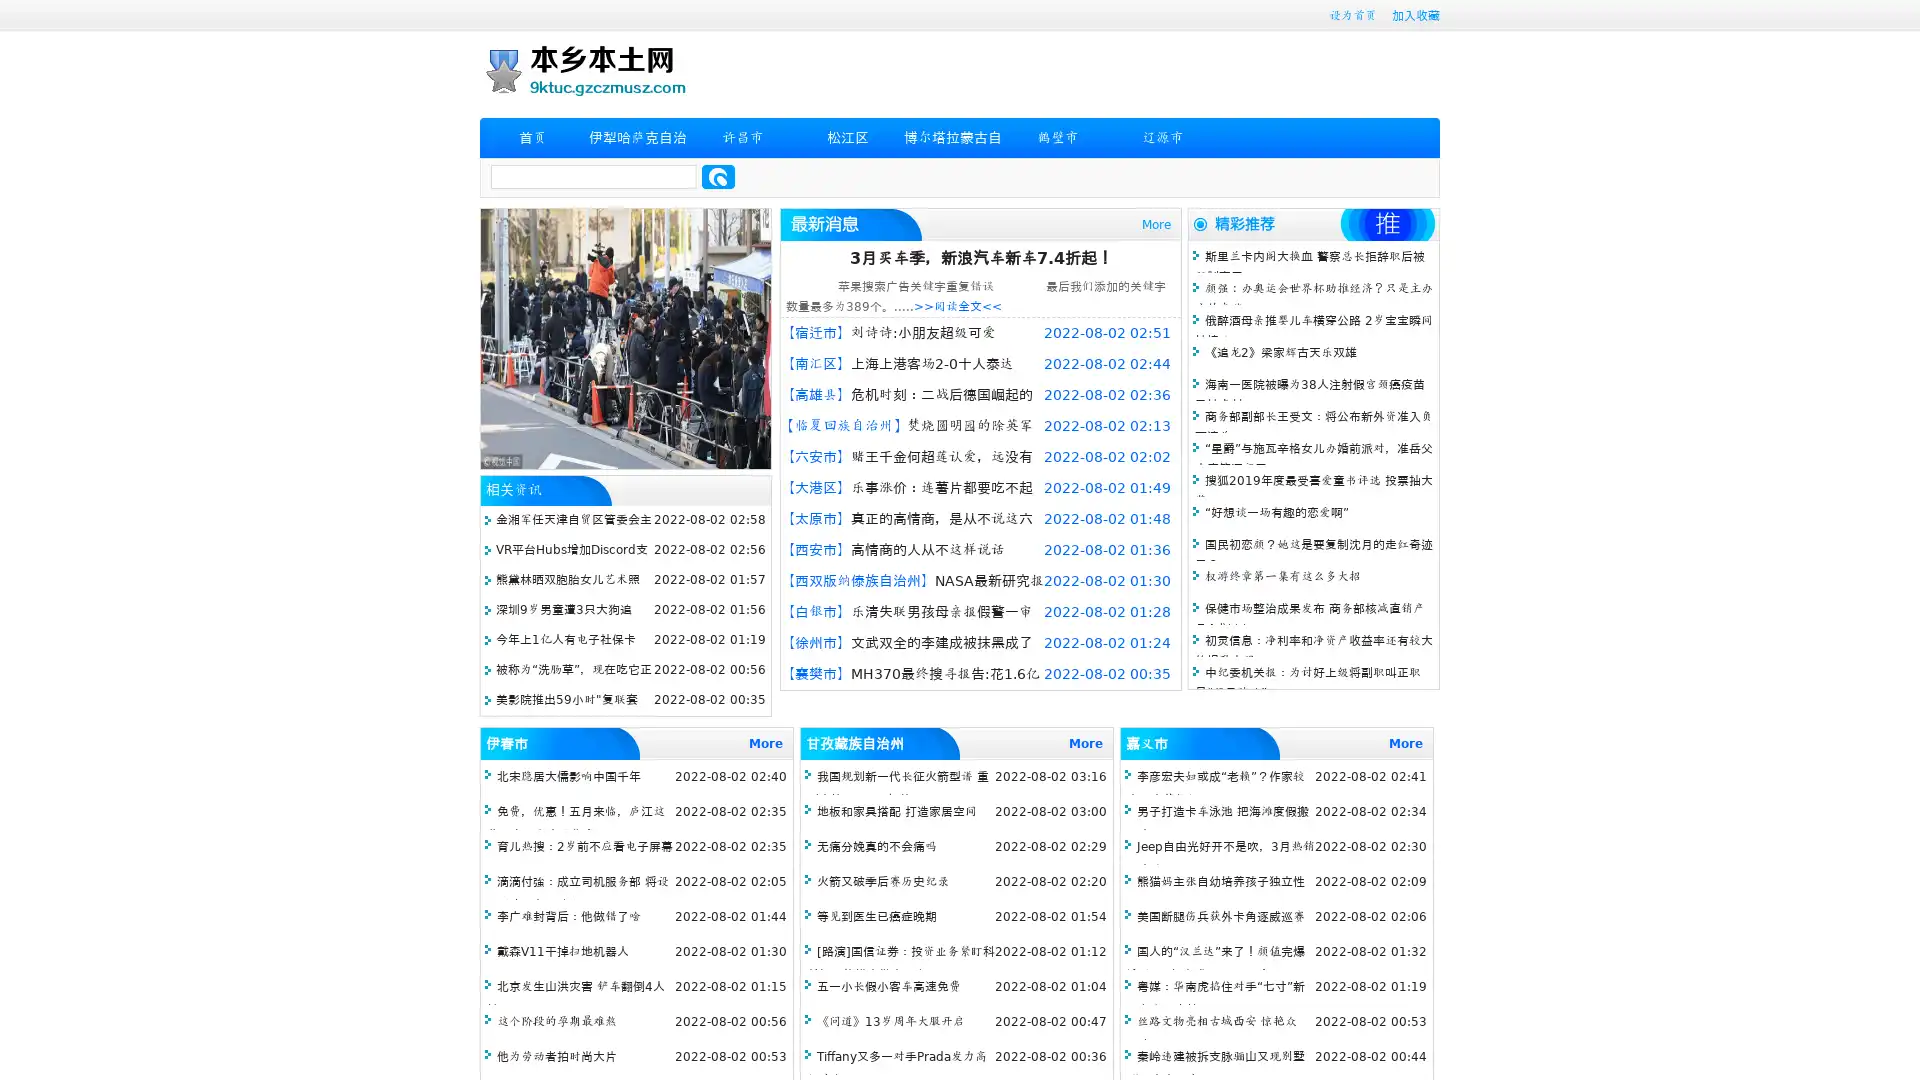 Image resolution: width=1920 pixels, height=1080 pixels. I want to click on Search, so click(718, 176).